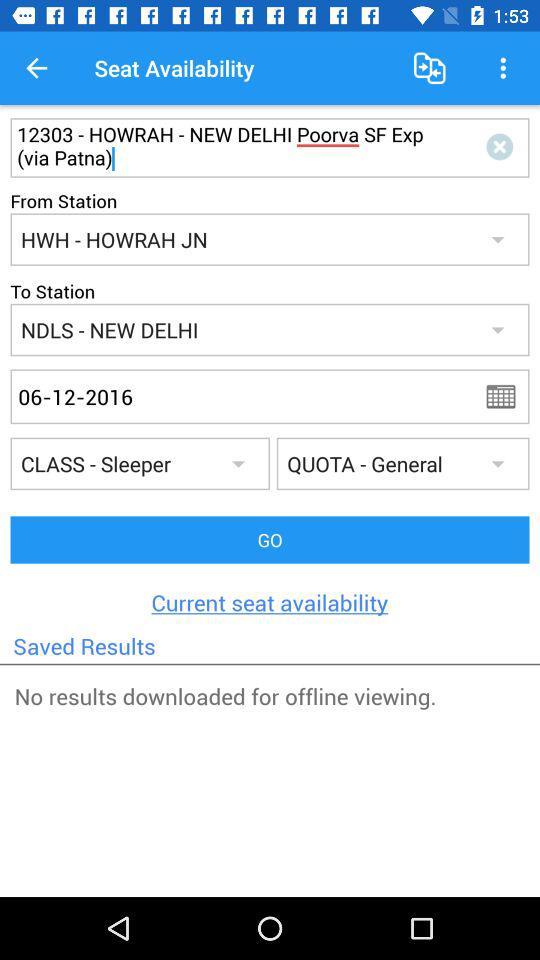 This screenshot has height=960, width=540. What do you see at coordinates (270, 539) in the screenshot?
I see `go icon` at bounding box center [270, 539].